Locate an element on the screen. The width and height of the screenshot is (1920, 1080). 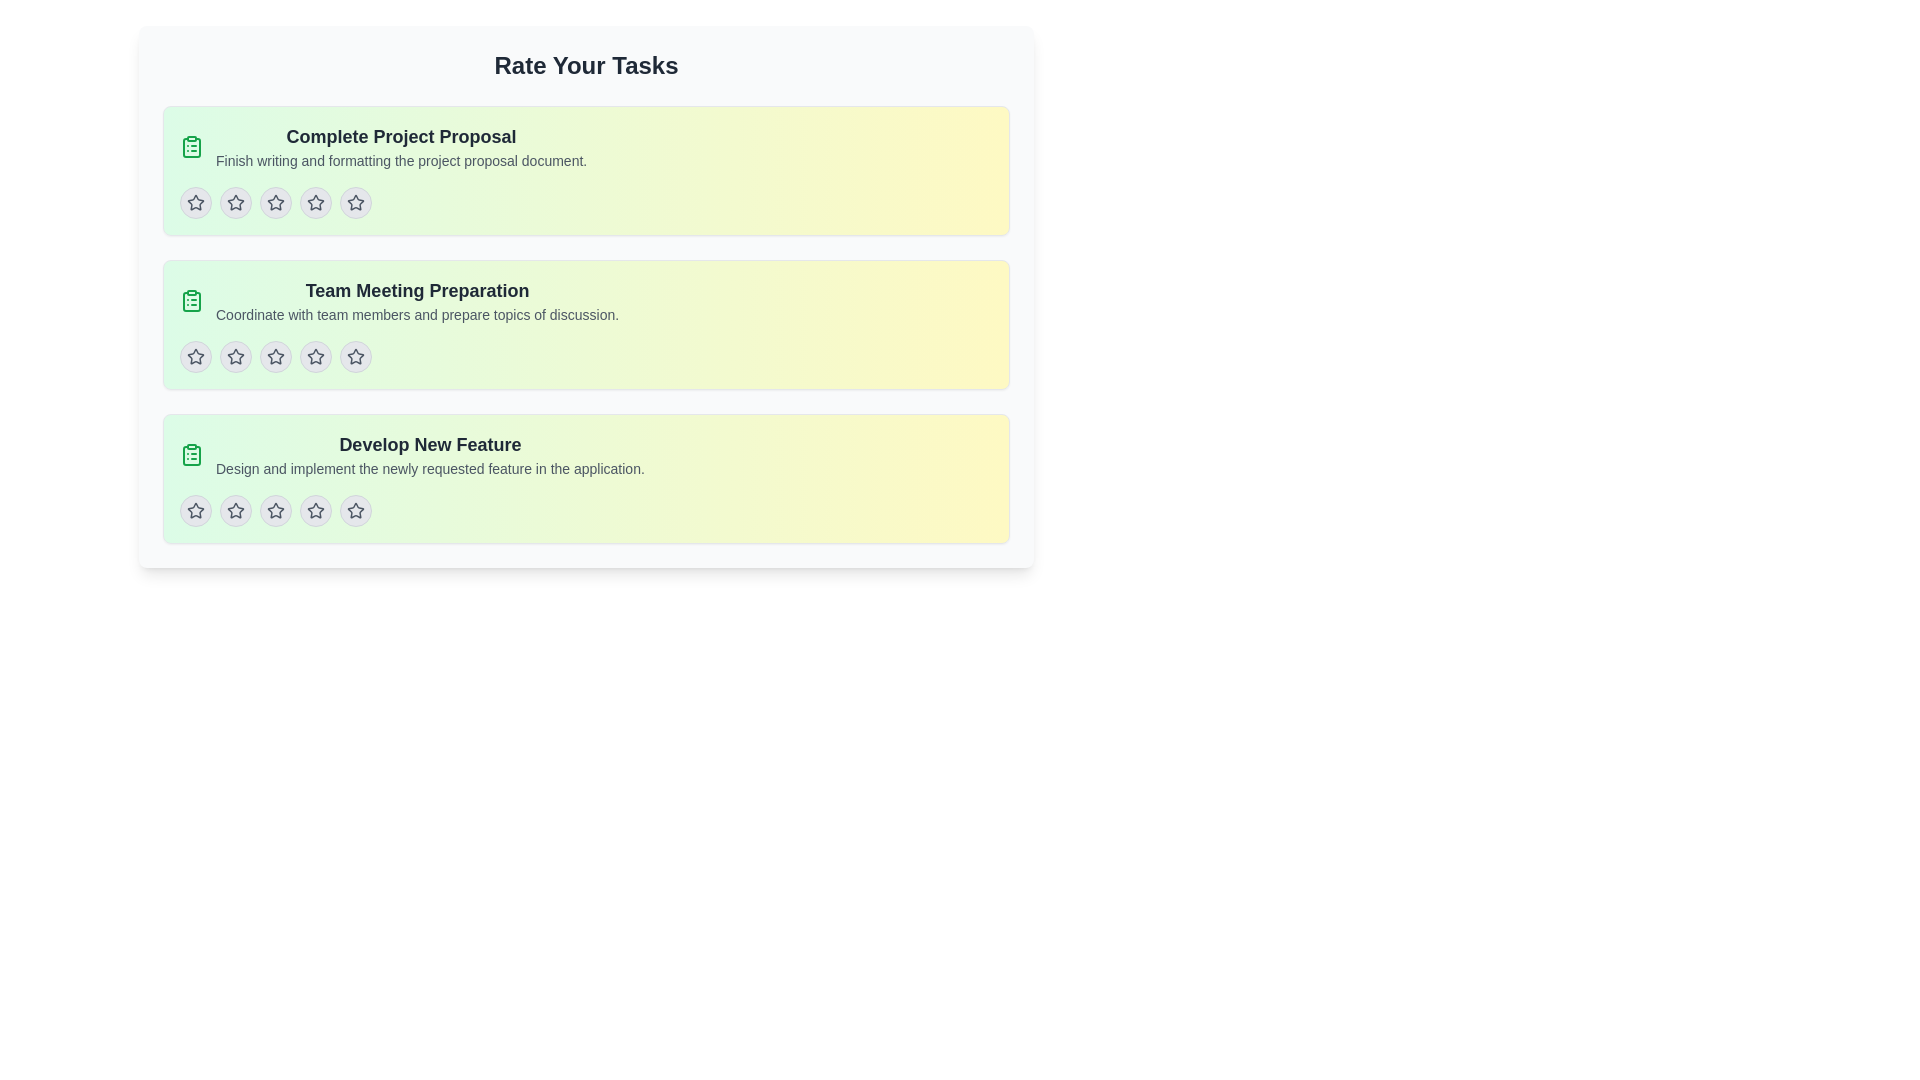
text on the informational card titled 'Develop New Feature', located in the third row of the 'Rate Your Tasks' section is located at coordinates (585, 455).